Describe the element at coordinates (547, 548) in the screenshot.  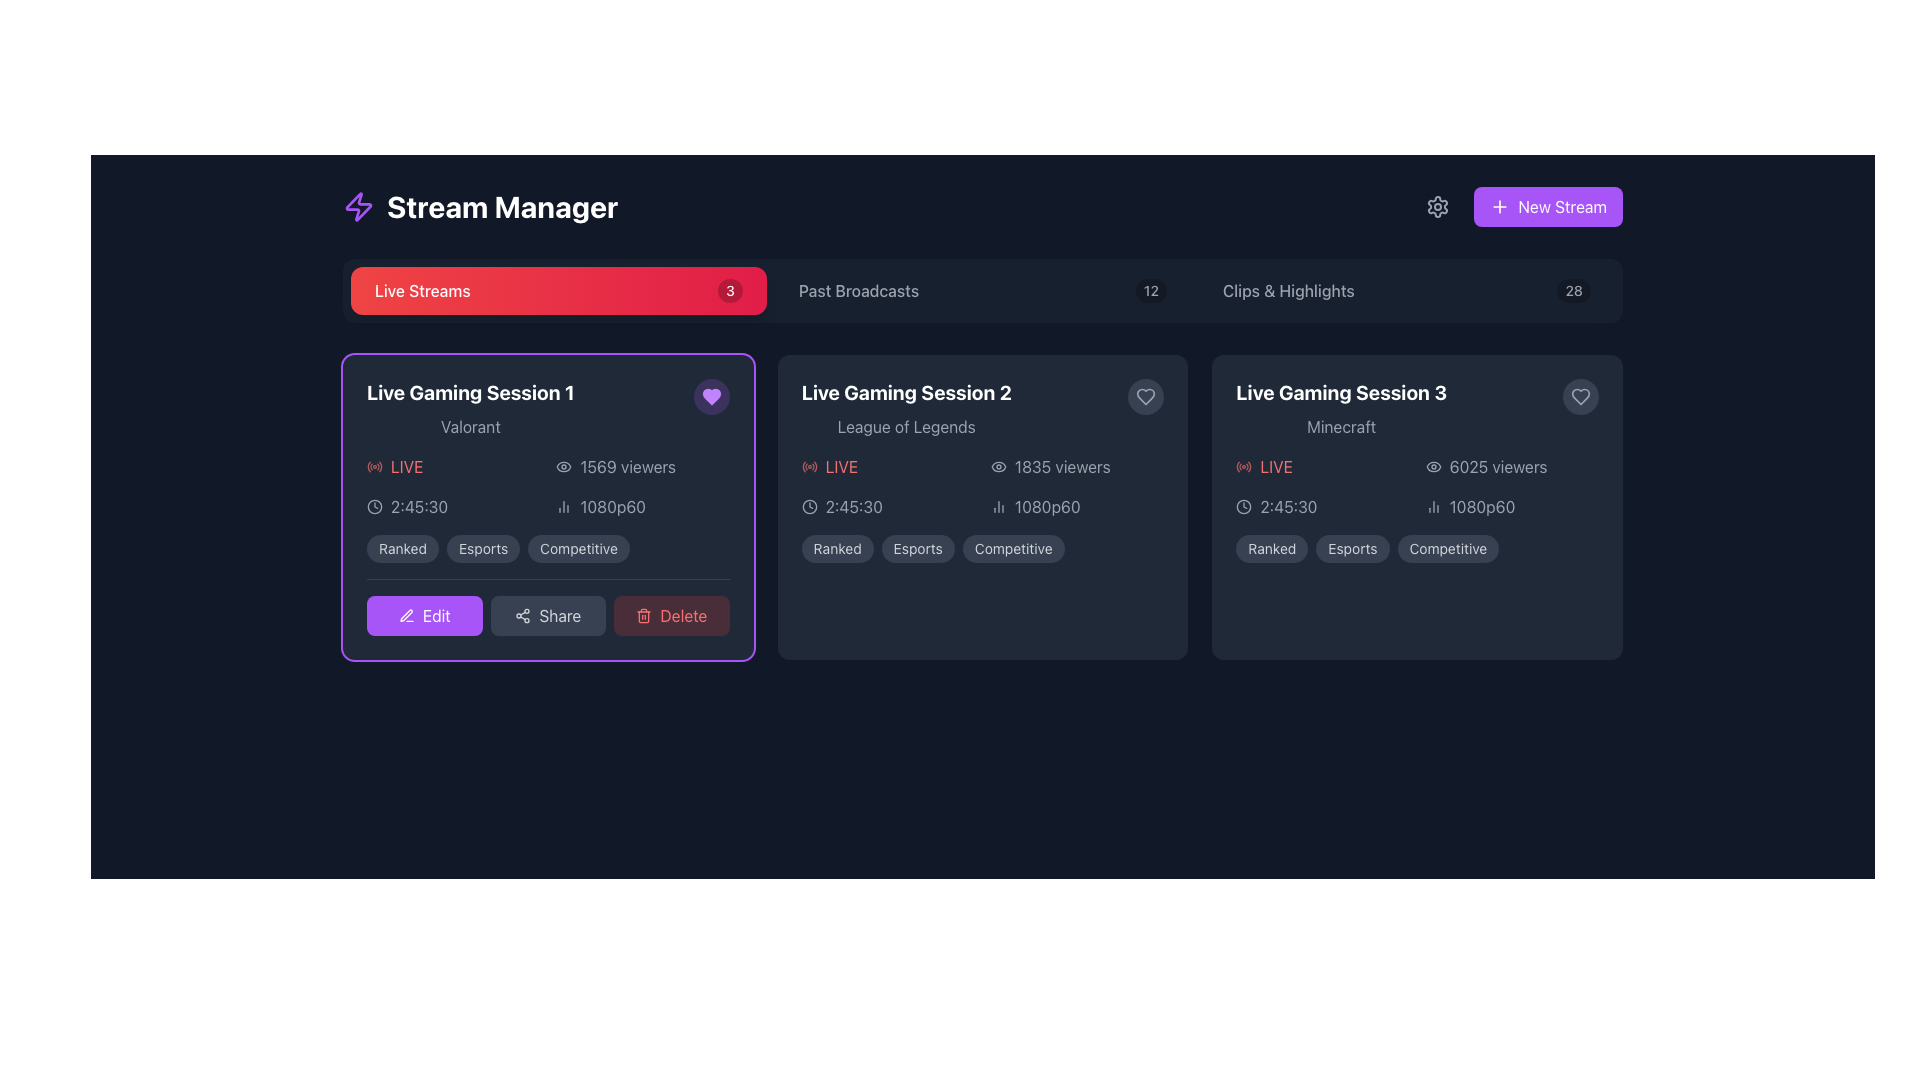
I see `the group of selectable tags labeled 'Ranked,' 'Esports,' and 'Competitive' for filtering or identification purposes` at that location.